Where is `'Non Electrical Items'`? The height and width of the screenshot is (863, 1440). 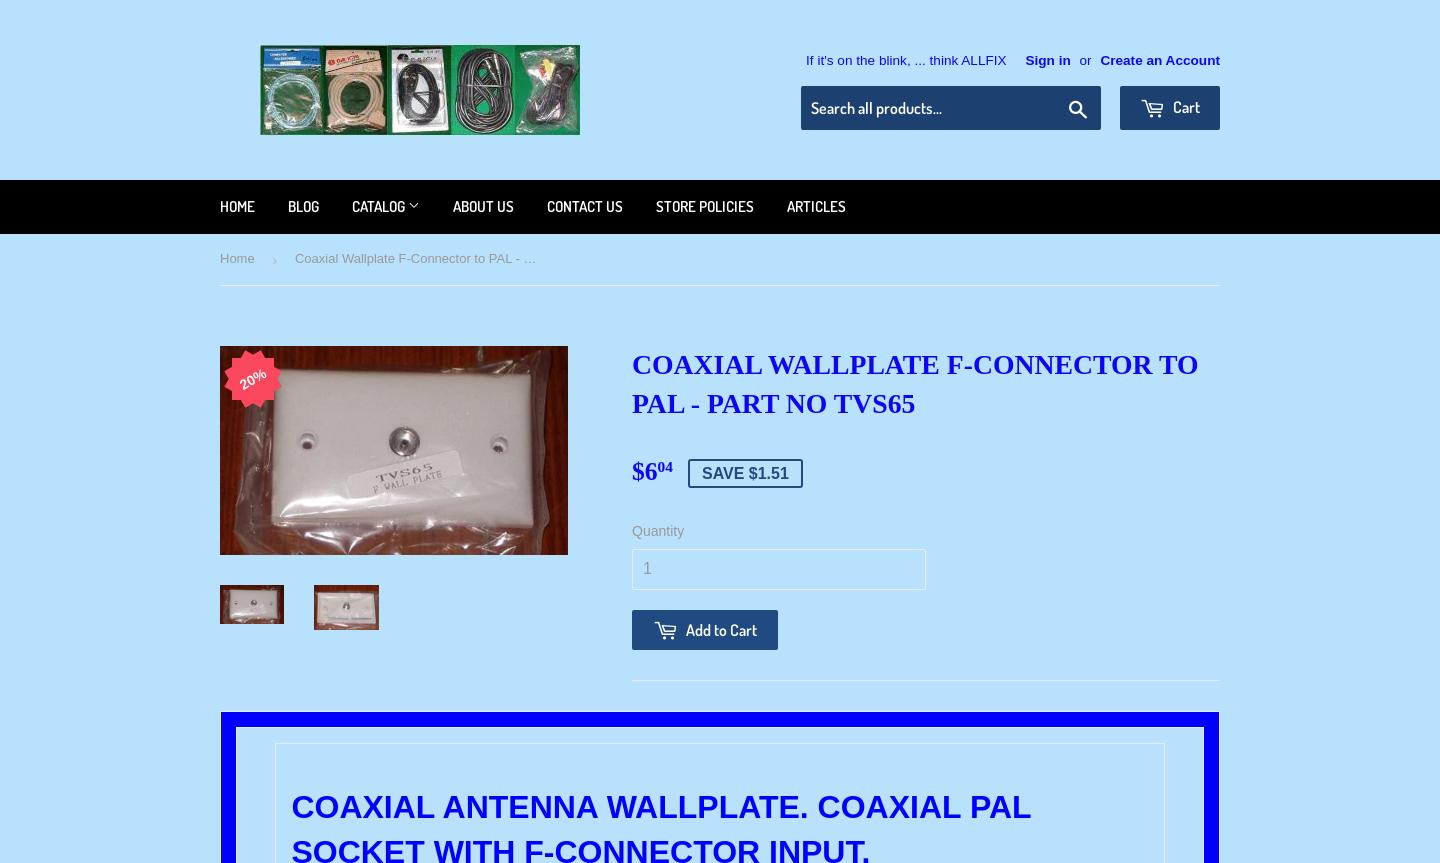 'Non Electrical Items' is located at coordinates (410, 459).